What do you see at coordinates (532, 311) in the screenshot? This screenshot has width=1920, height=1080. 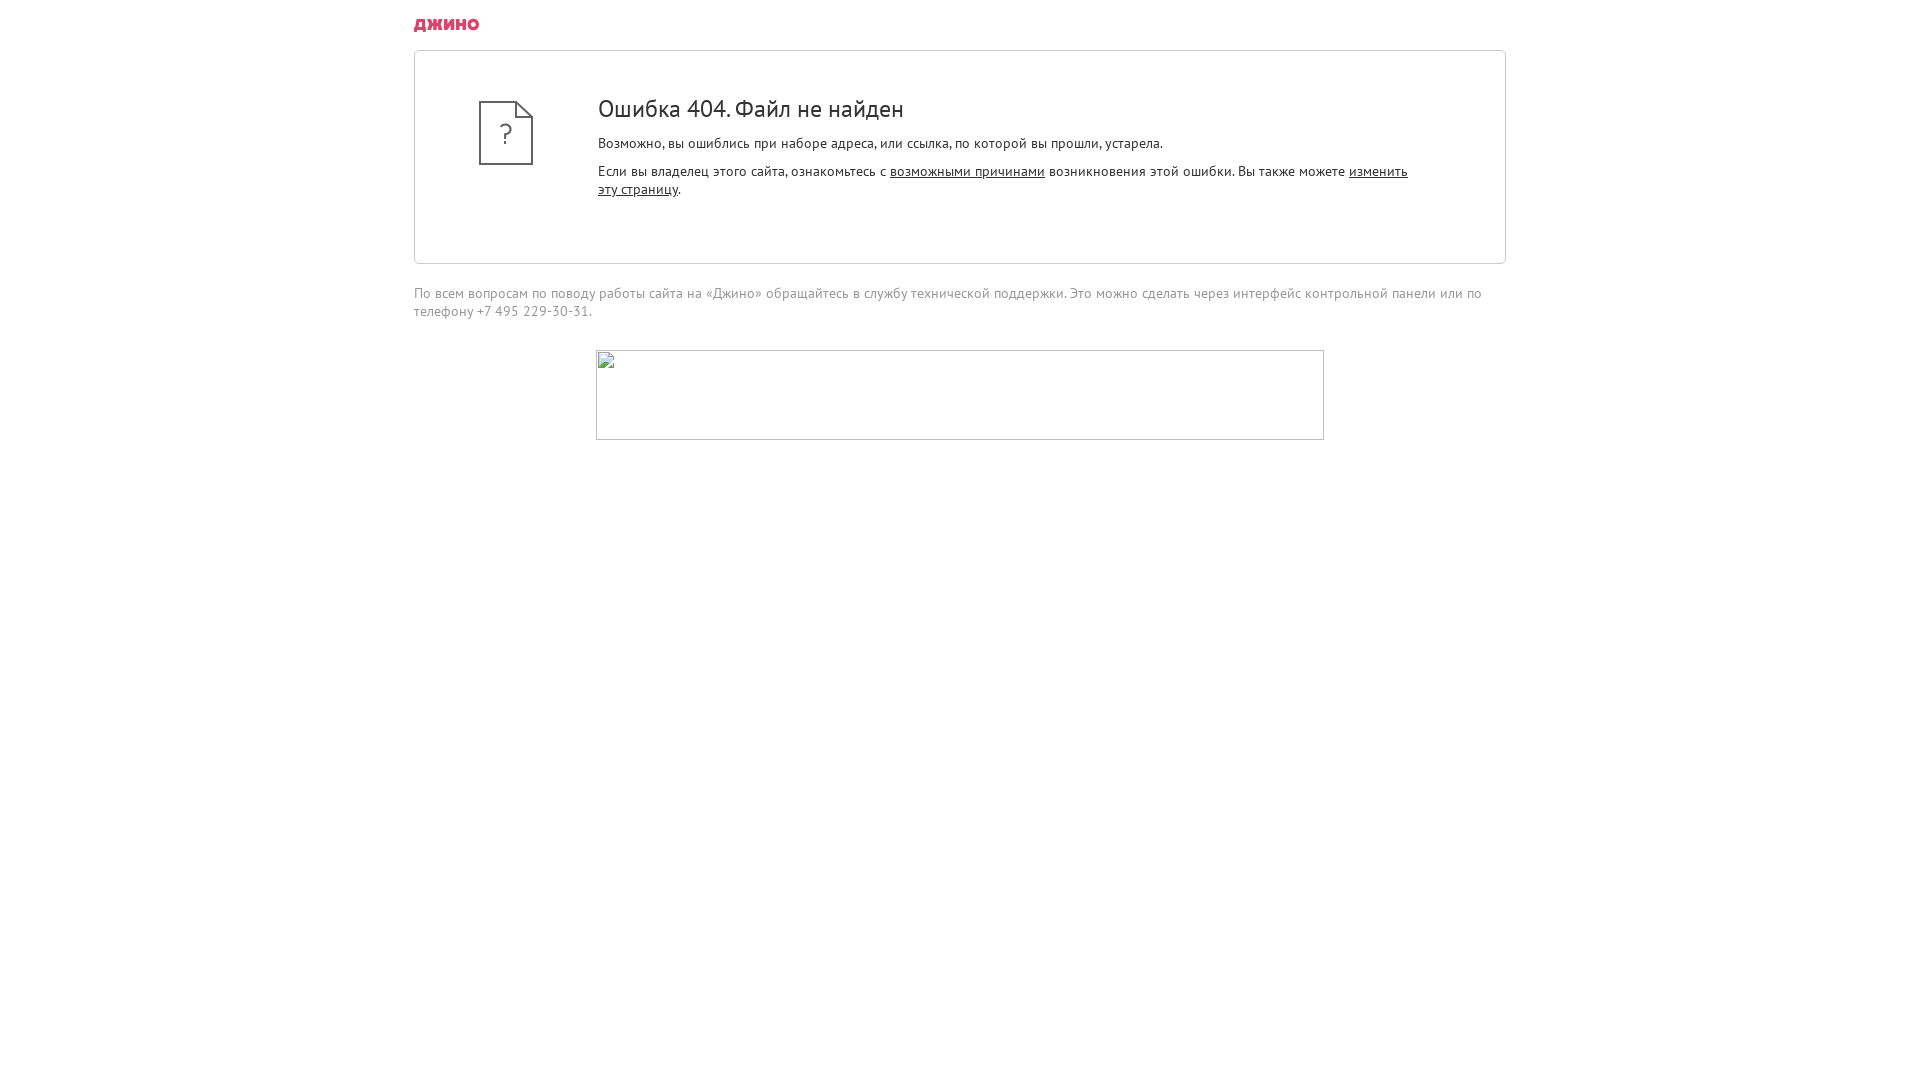 I see `'+7 495 229-30-31'` at bounding box center [532, 311].